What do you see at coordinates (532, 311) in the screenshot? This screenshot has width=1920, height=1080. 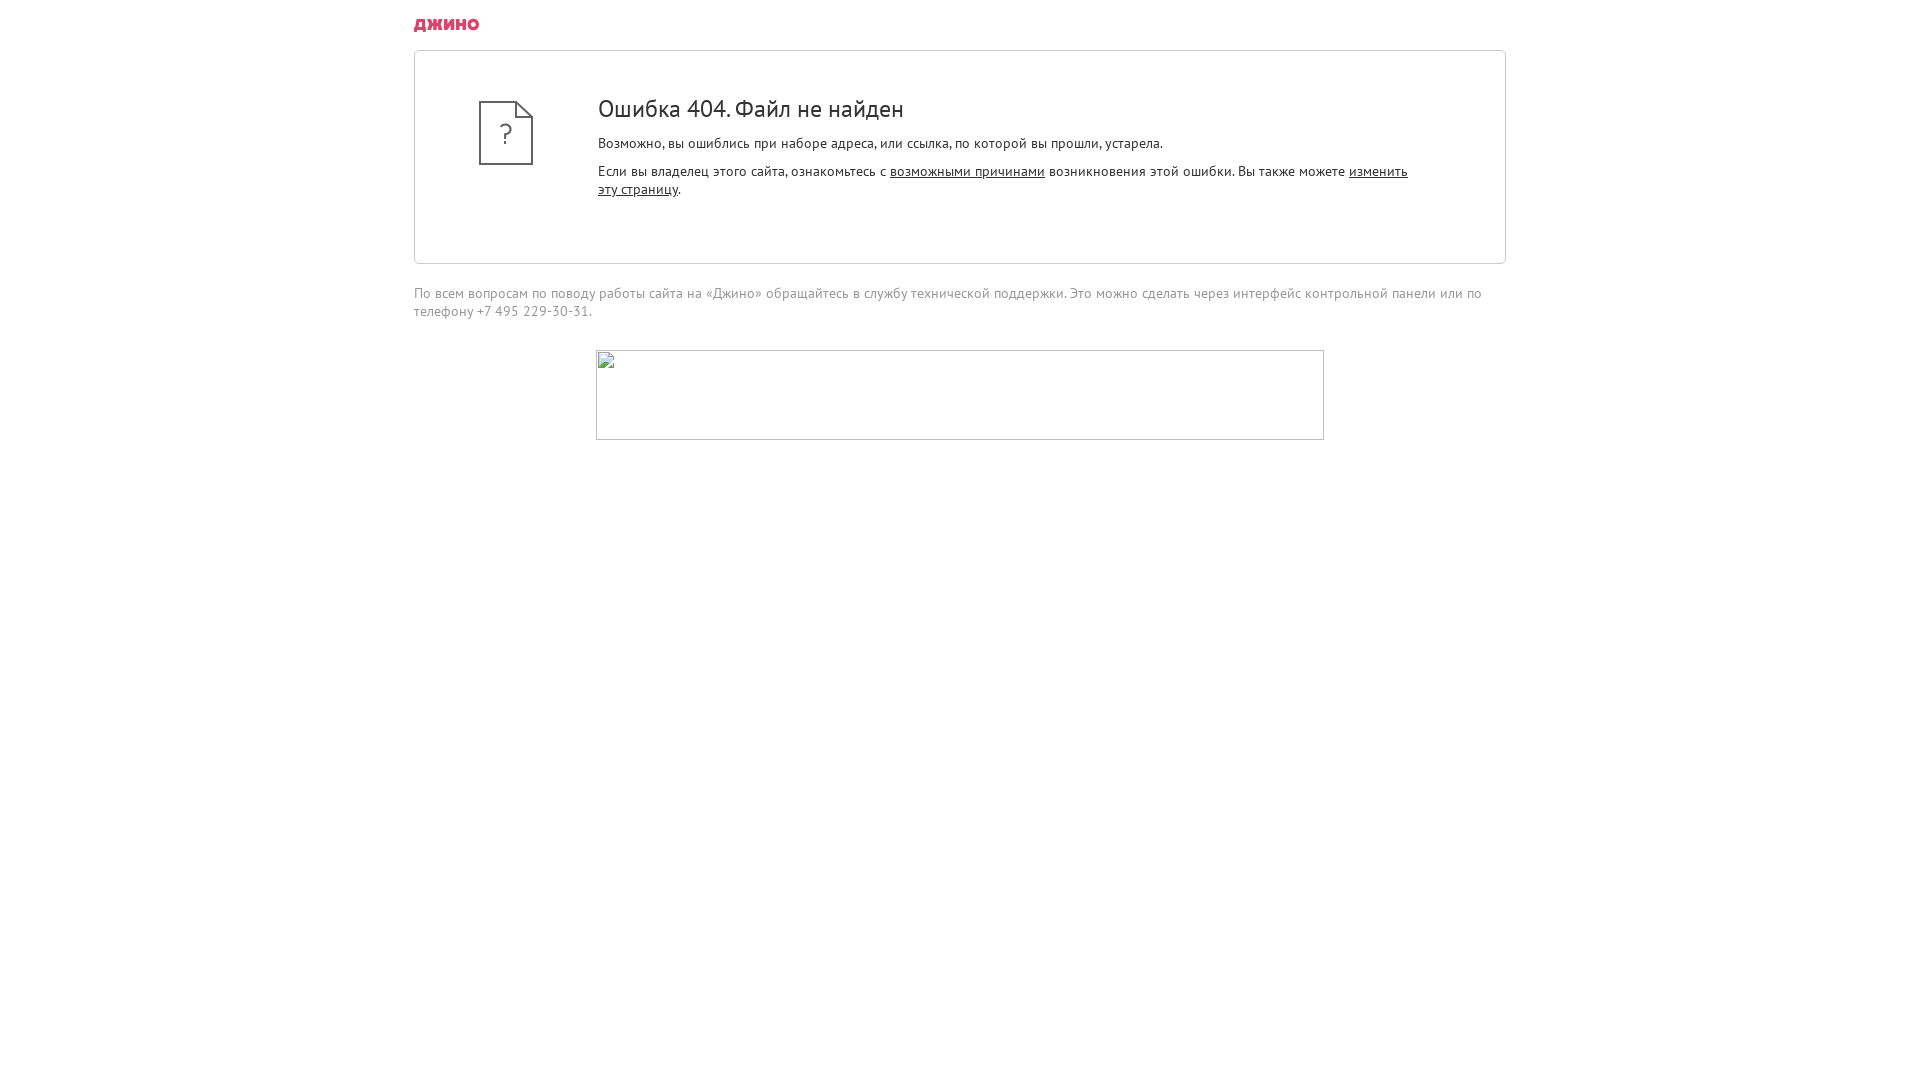 I see `'+7 495 229-30-31'` at bounding box center [532, 311].